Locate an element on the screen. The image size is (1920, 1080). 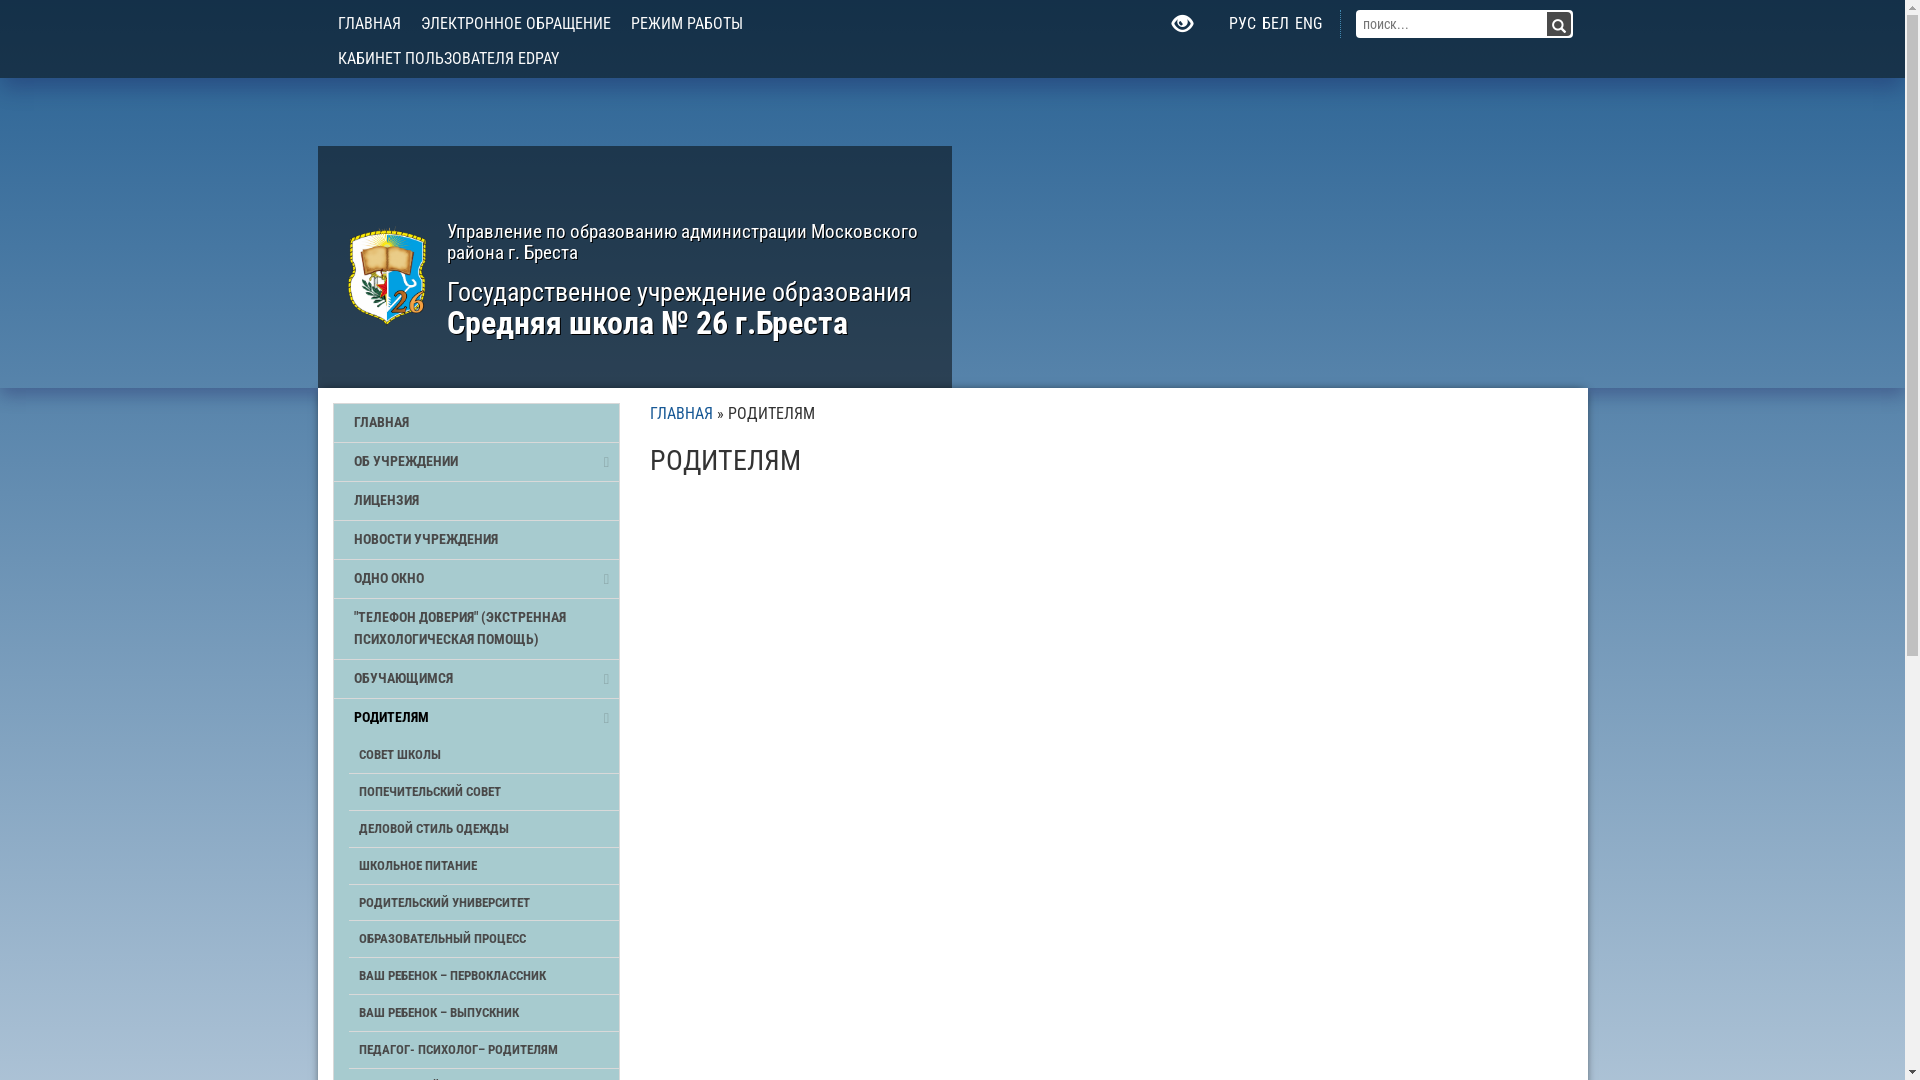
'ENG' is located at coordinates (1308, 23).